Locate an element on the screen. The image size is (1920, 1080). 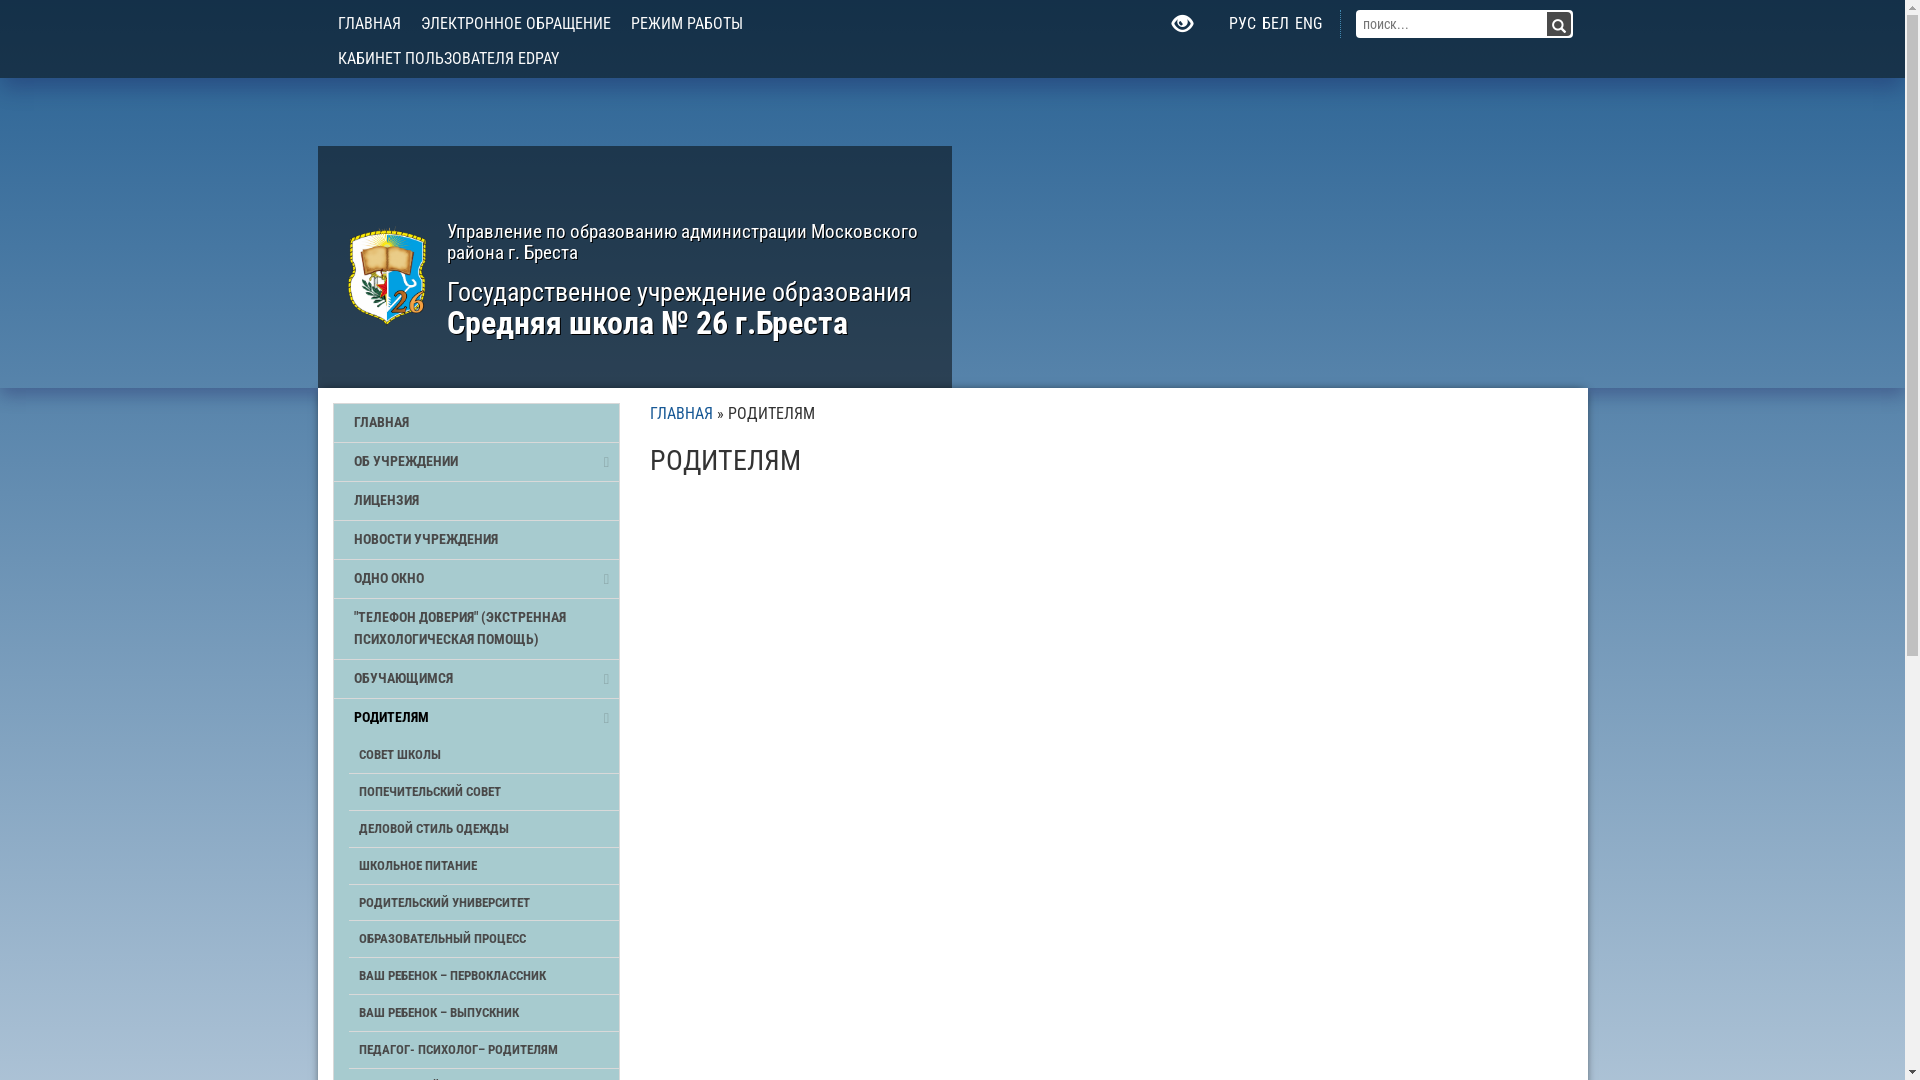
'ENG' is located at coordinates (1308, 23).